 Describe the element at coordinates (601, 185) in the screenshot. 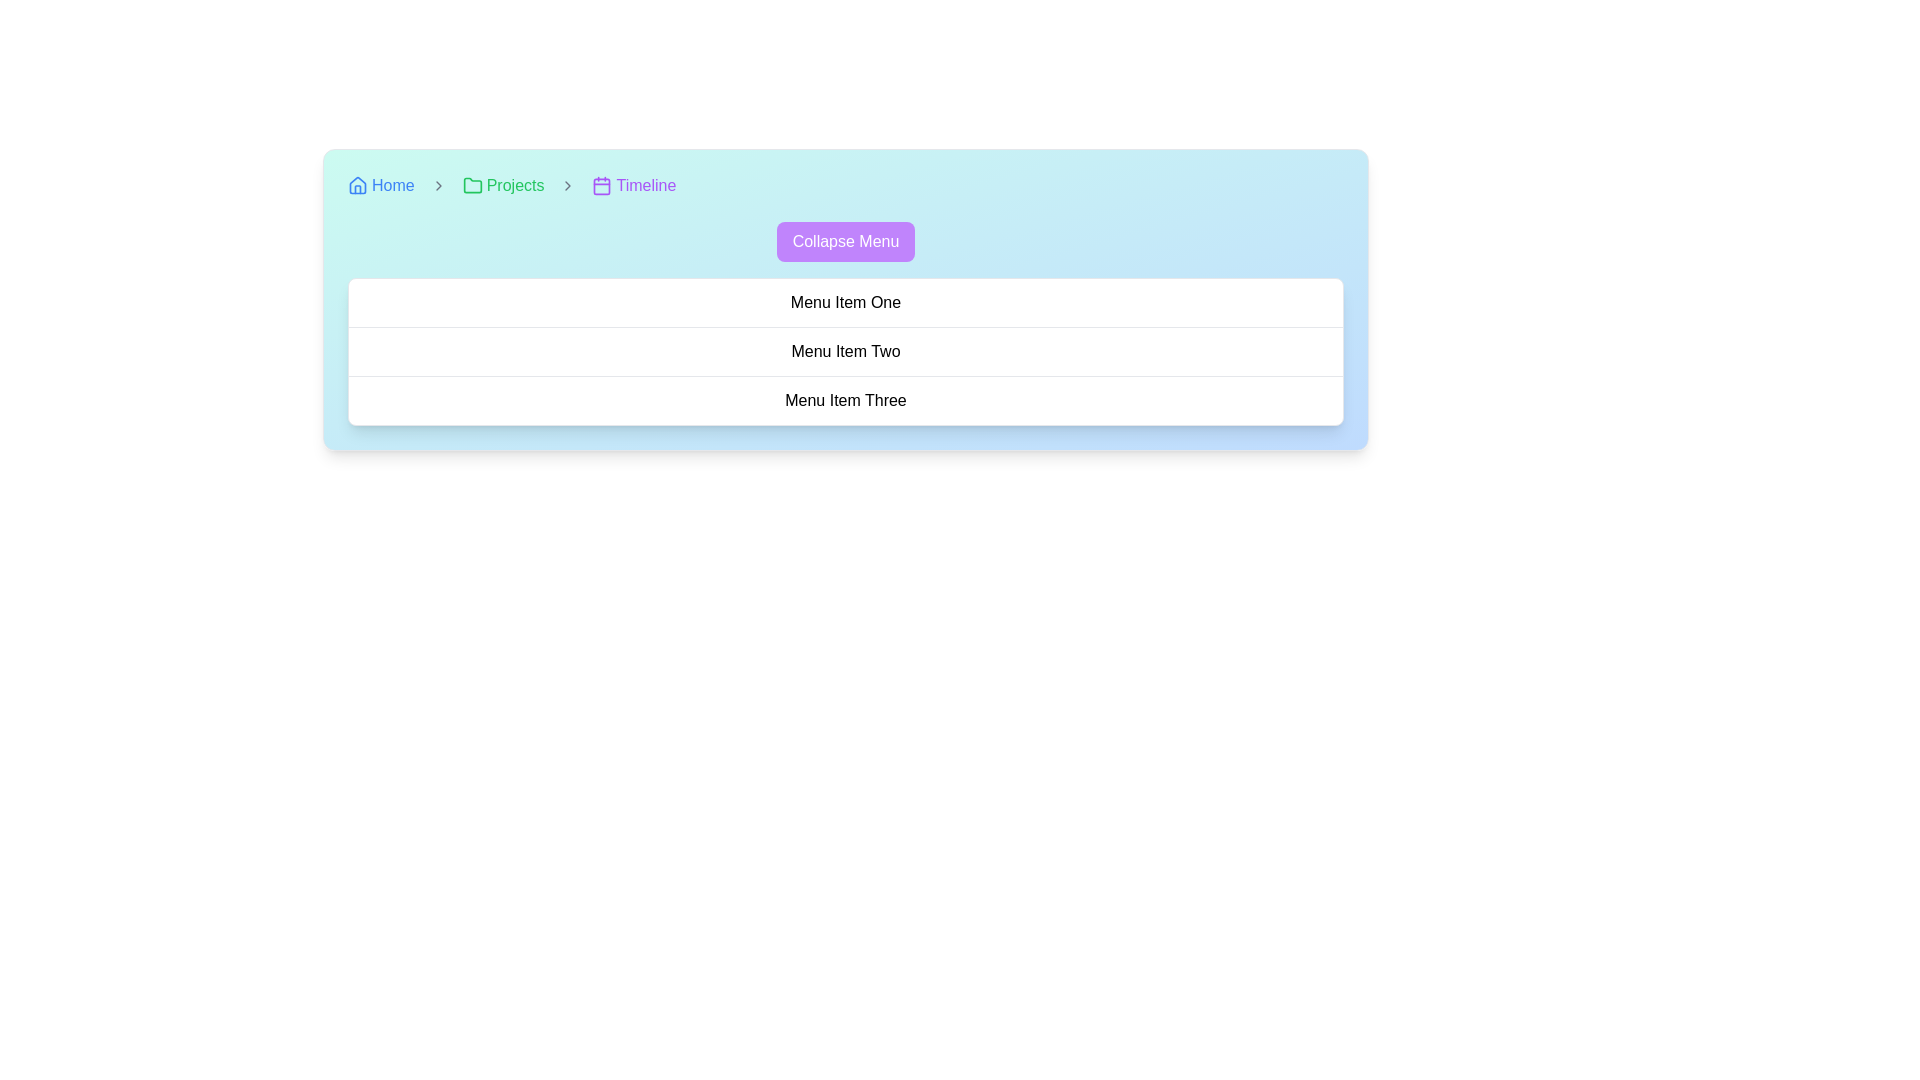

I see `the 'Timeline' icon located on the navigation breadcrumb, which is positioned to the right of the 'Projects' label and just before the 'Timeline' text` at that location.